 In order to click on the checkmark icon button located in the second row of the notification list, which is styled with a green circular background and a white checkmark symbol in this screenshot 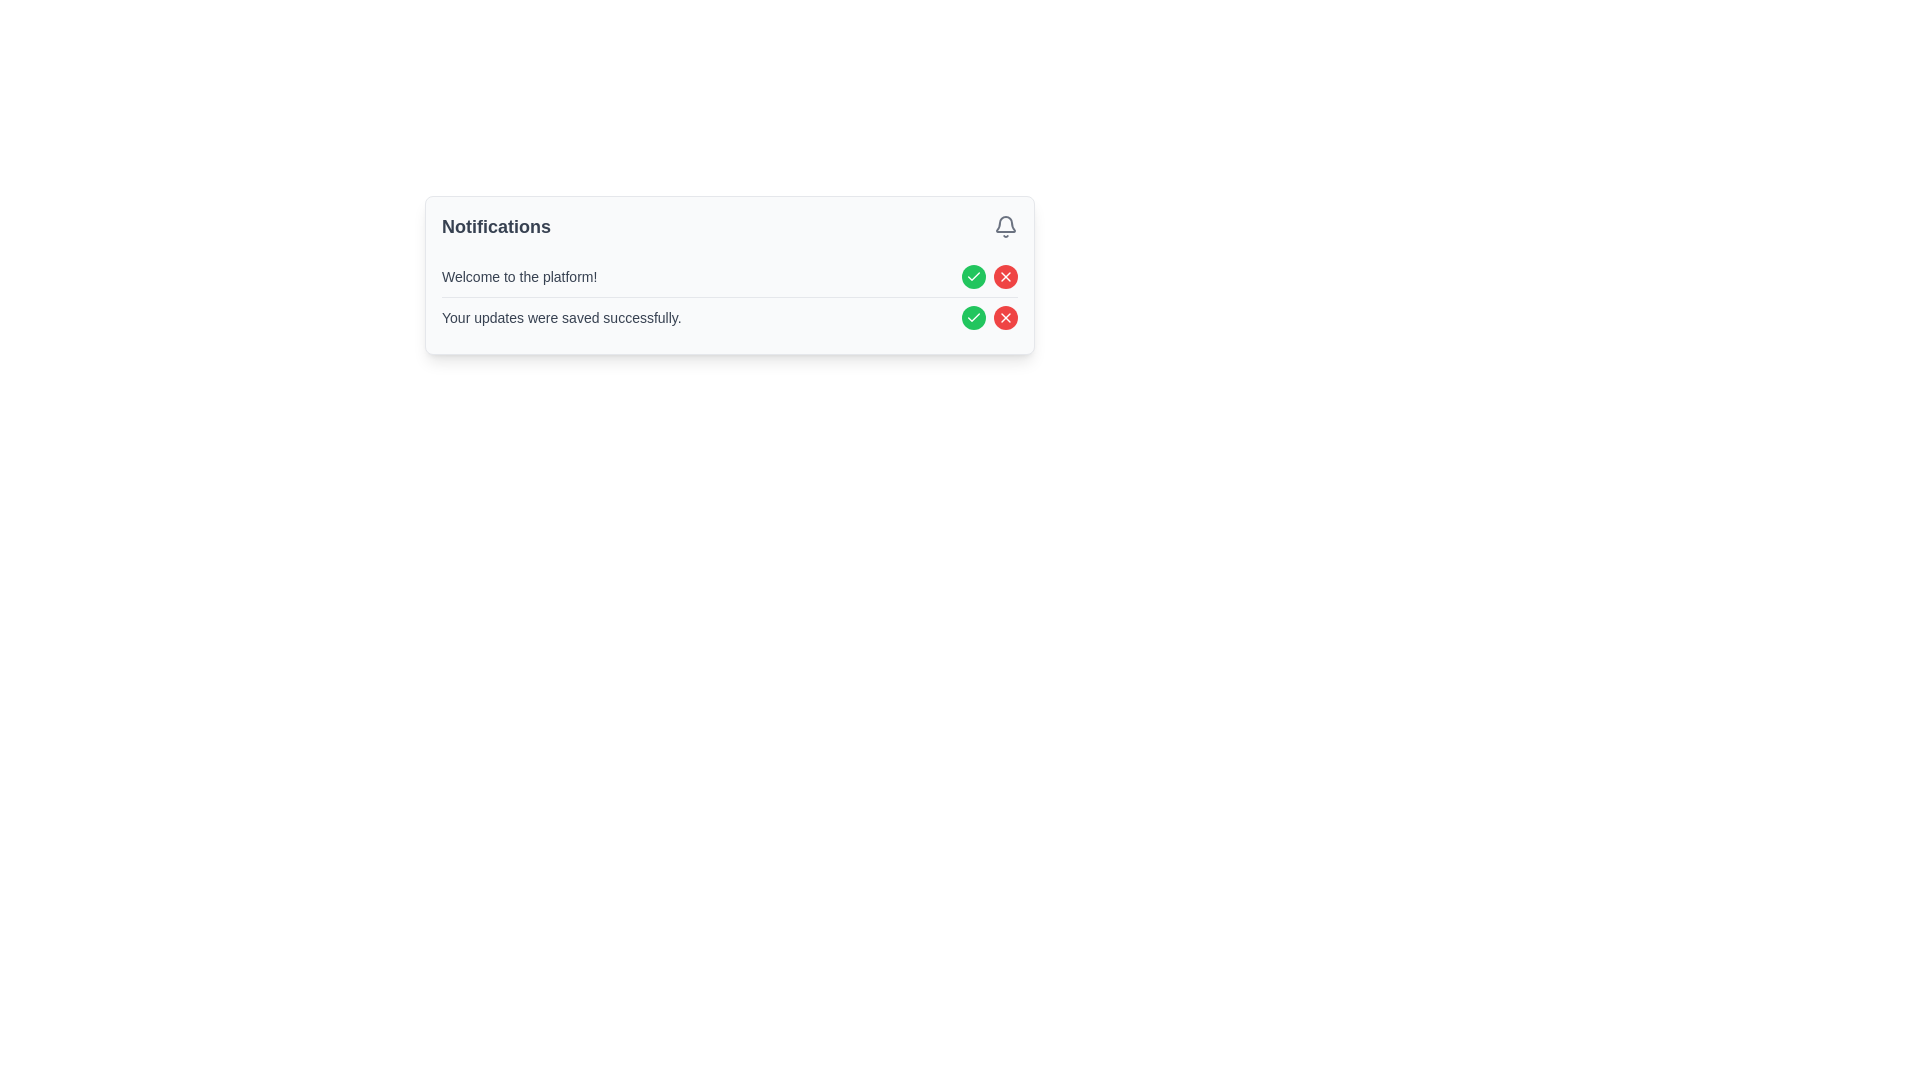, I will do `click(974, 277)`.